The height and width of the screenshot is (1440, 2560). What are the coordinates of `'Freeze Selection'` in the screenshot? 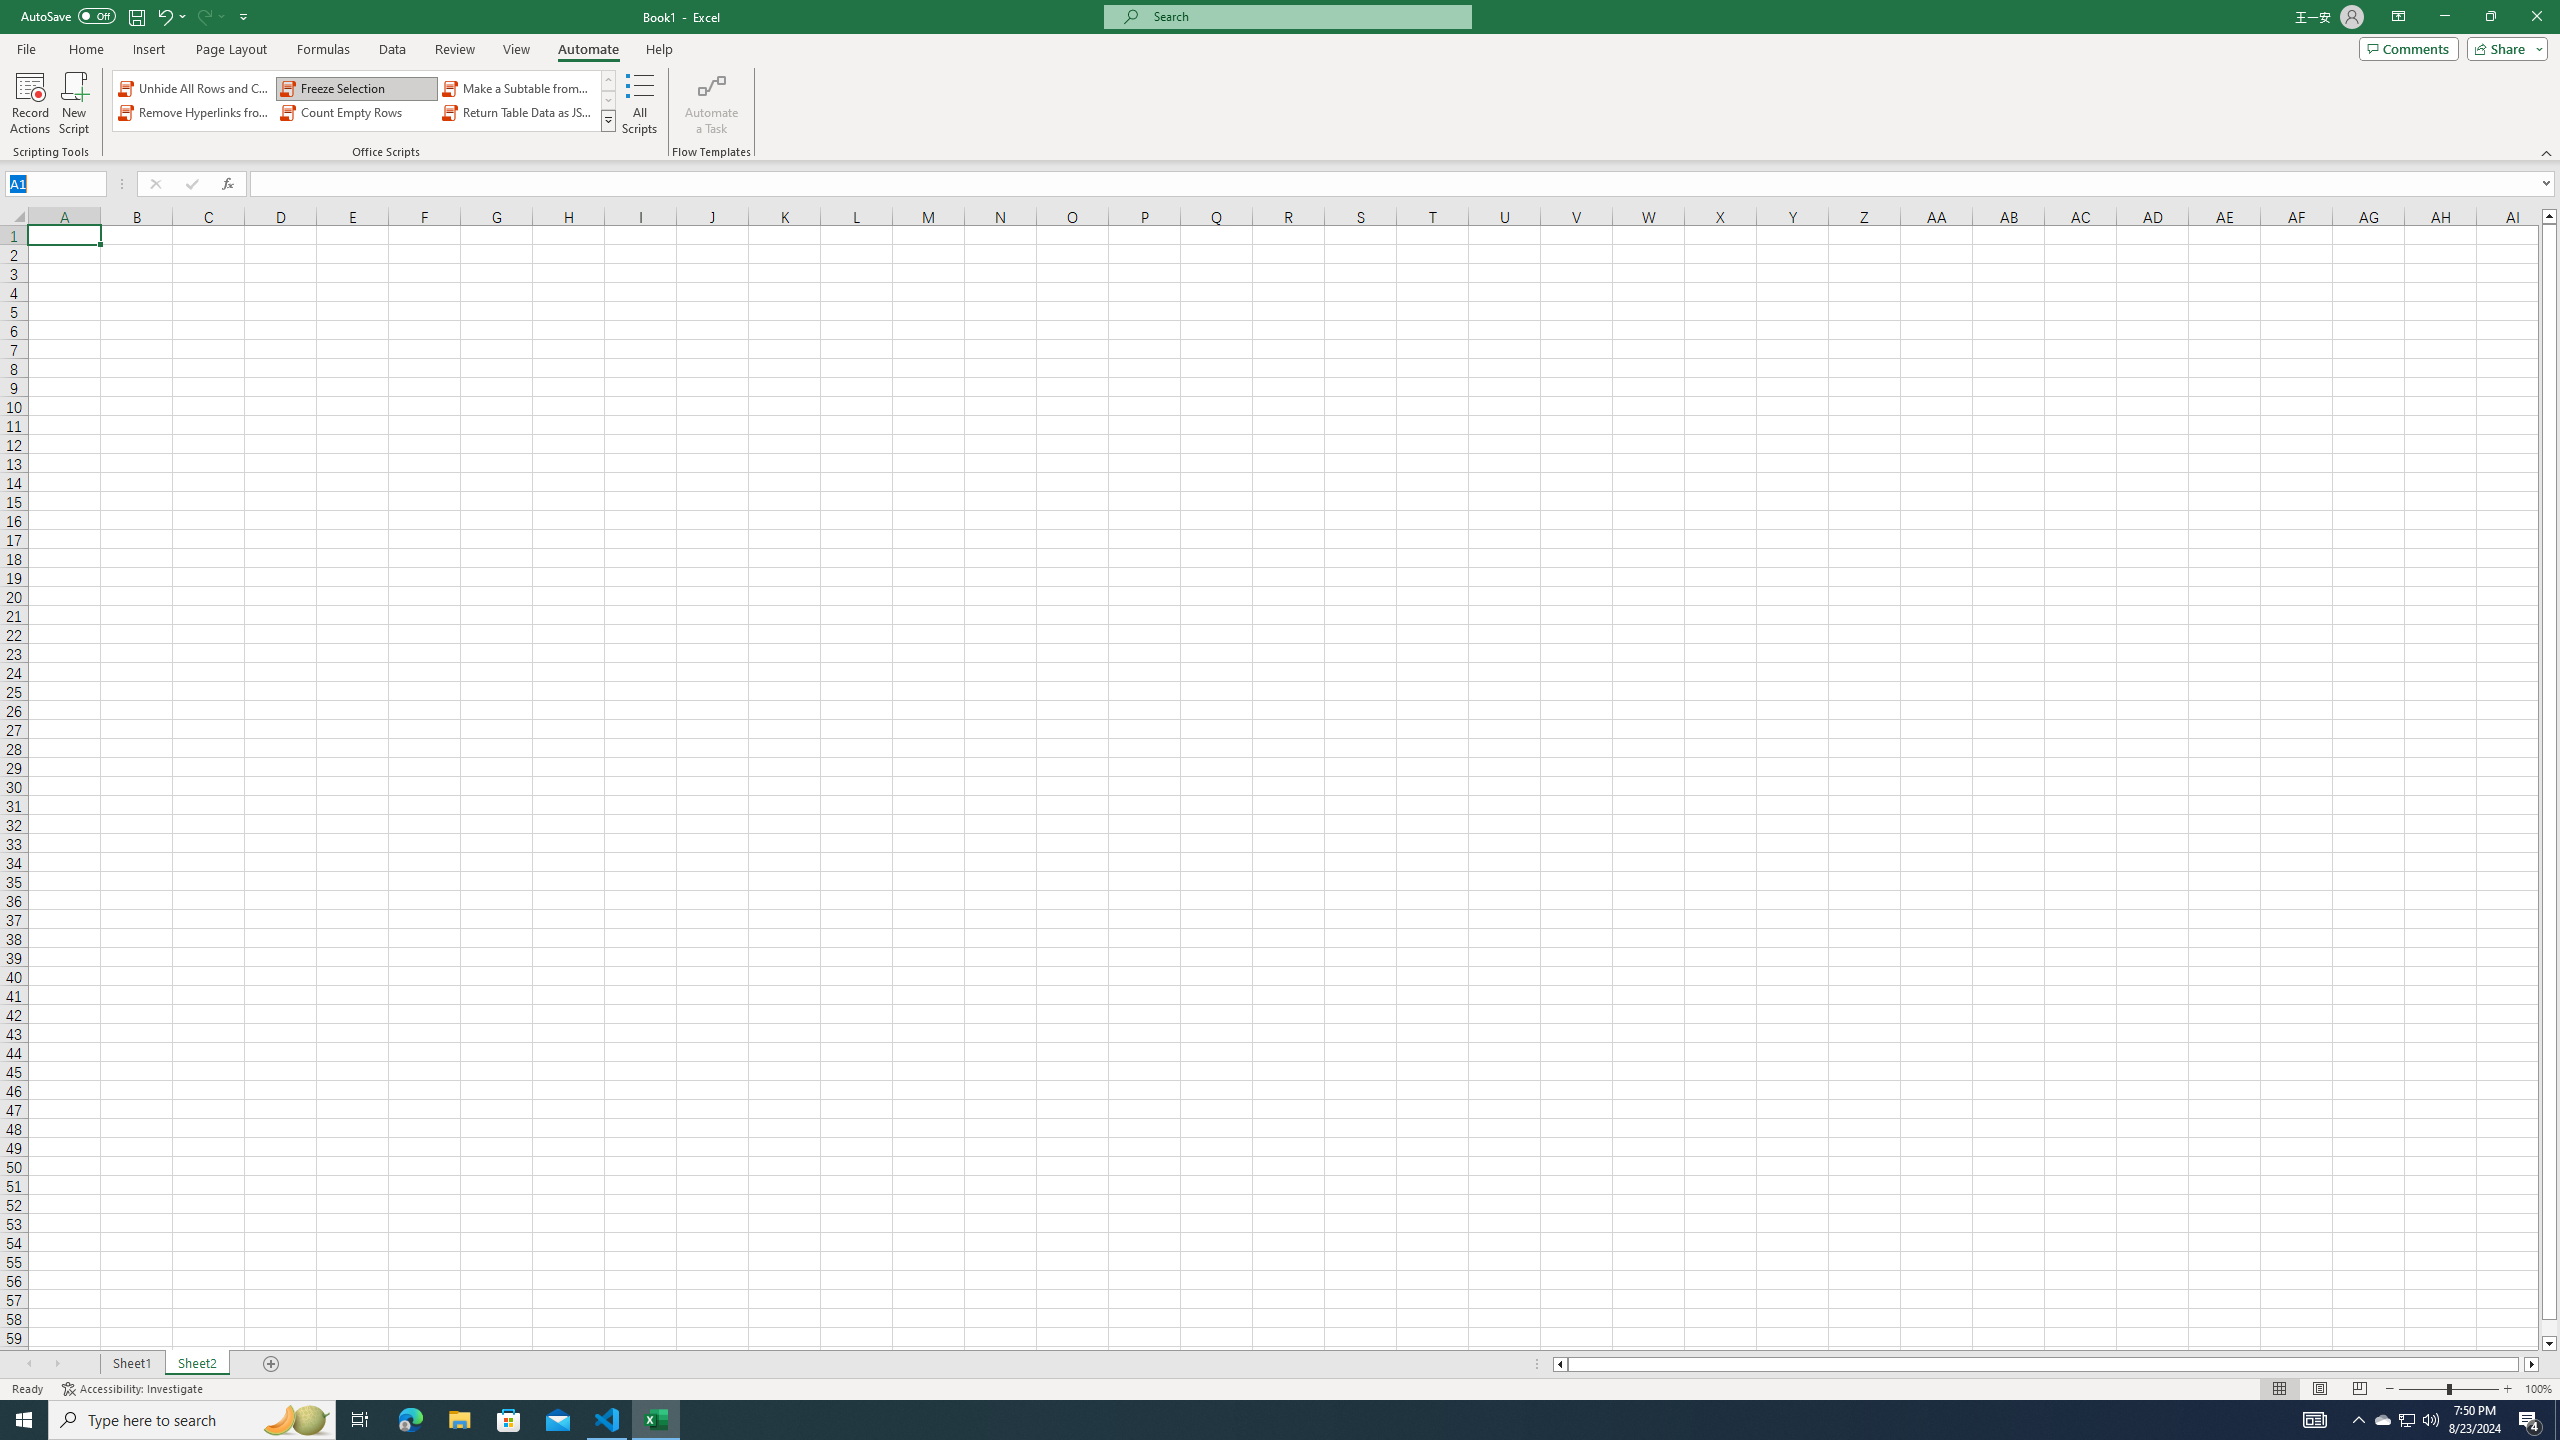 It's located at (356, 88).